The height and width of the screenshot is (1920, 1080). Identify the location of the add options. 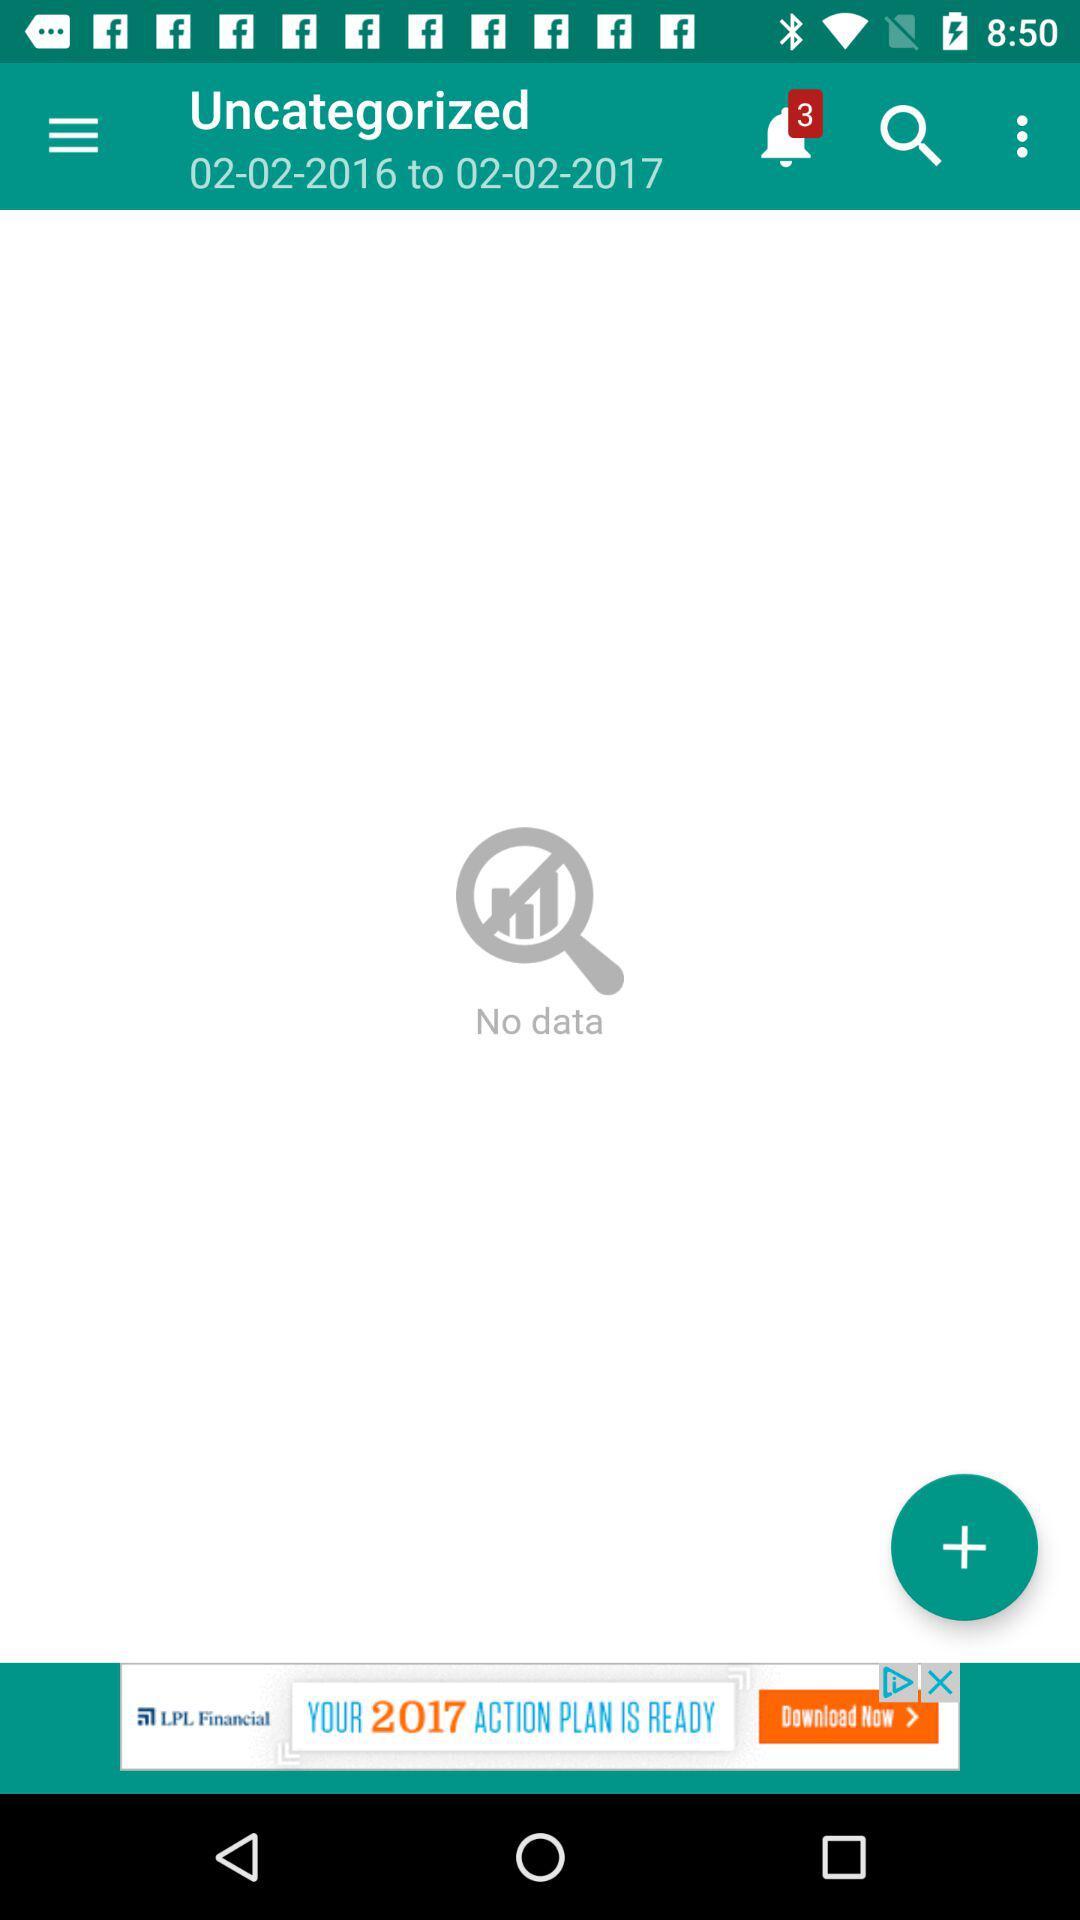
(963, 1546).